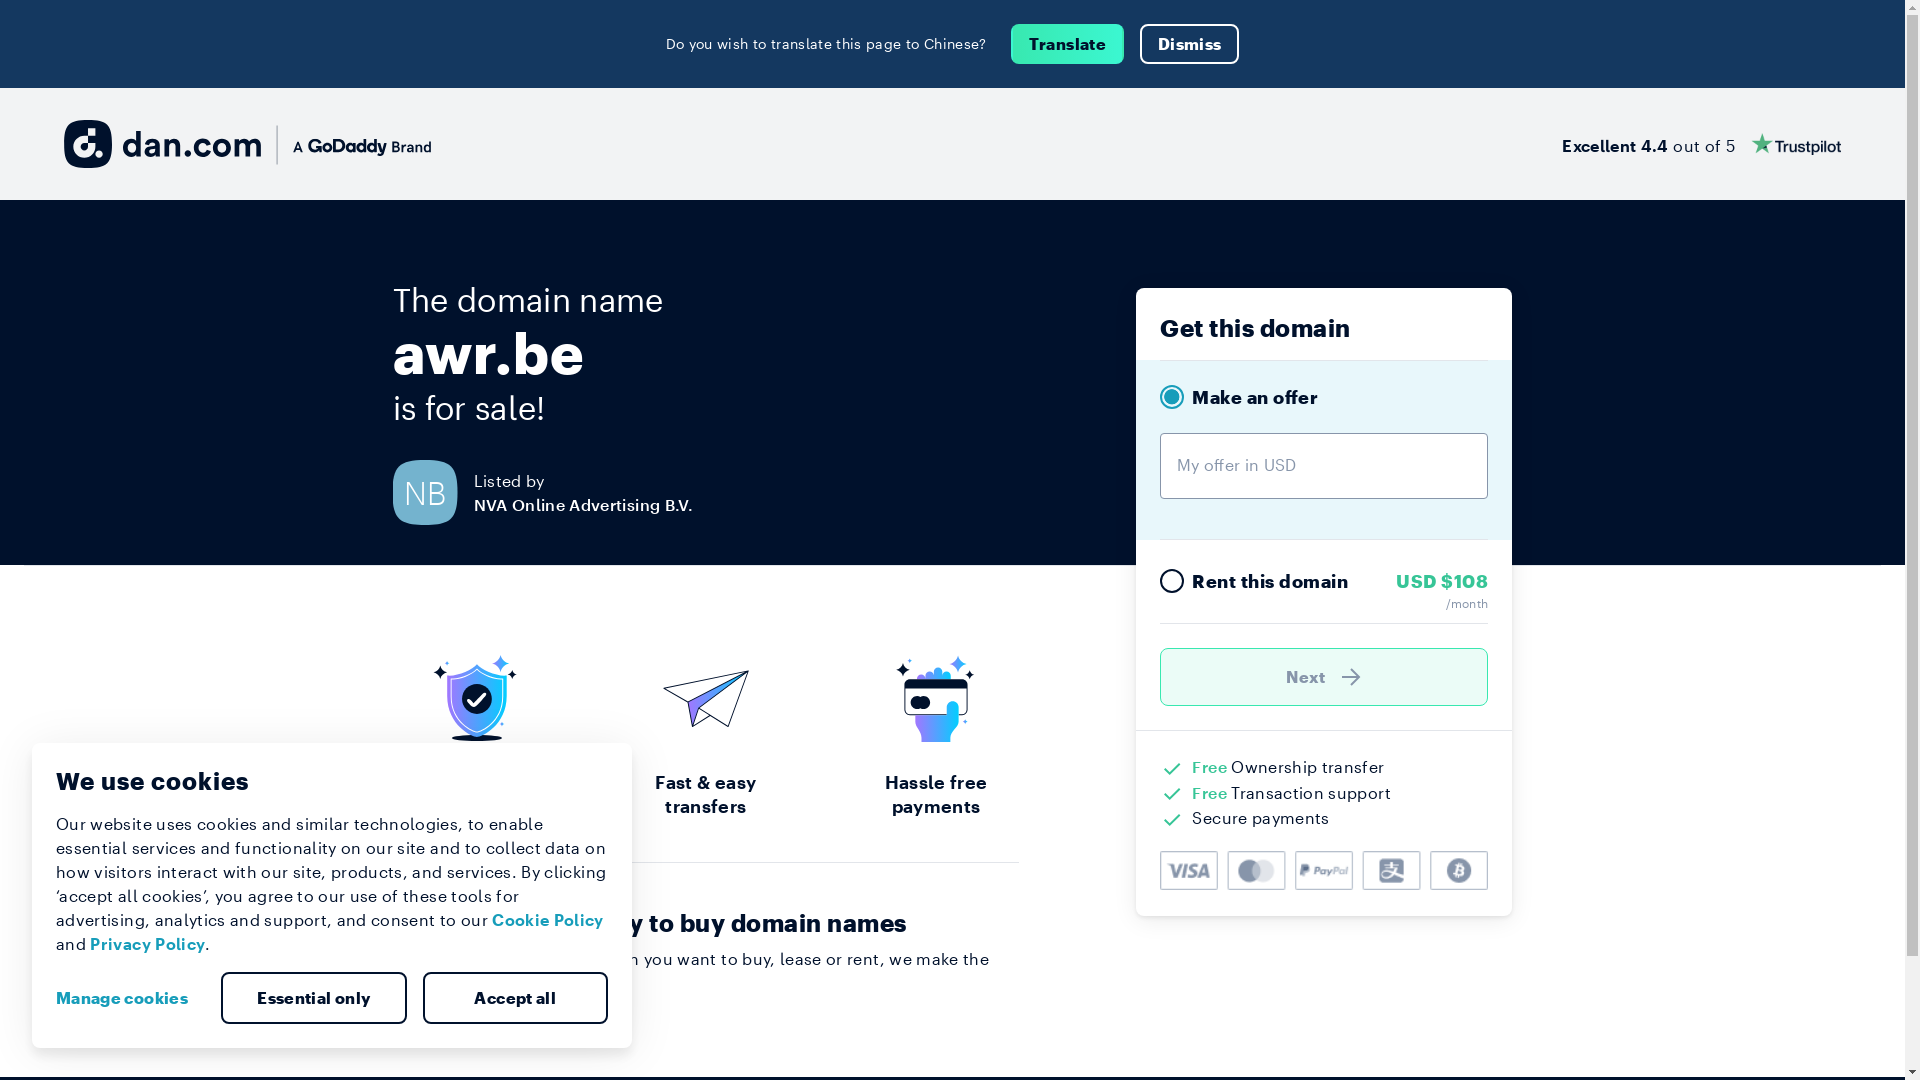  What do you see at coordinates (1066, 43) in the screenshot?
I see `'Translate'` at bounding box center [1066, 43].